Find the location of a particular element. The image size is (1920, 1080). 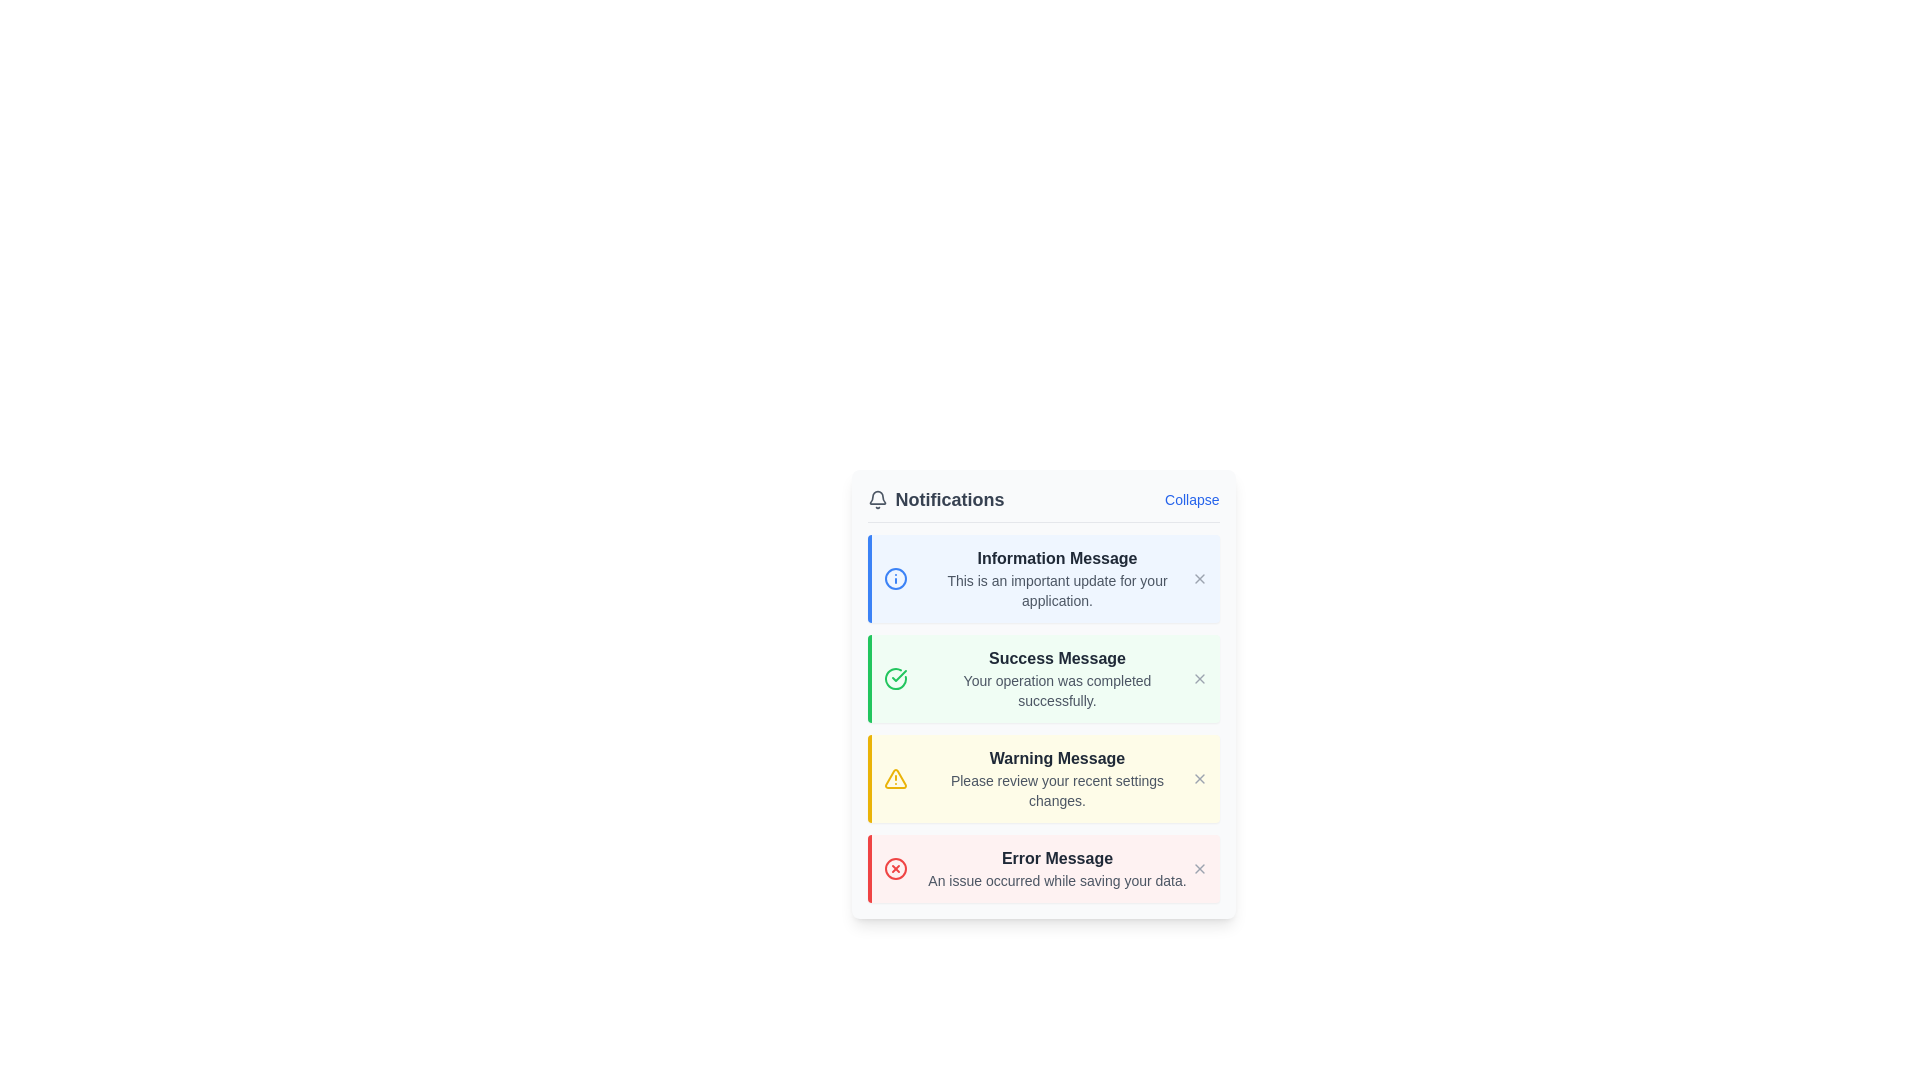

the Text Label at the top of the notification list is located at coordinates (1056, 559).